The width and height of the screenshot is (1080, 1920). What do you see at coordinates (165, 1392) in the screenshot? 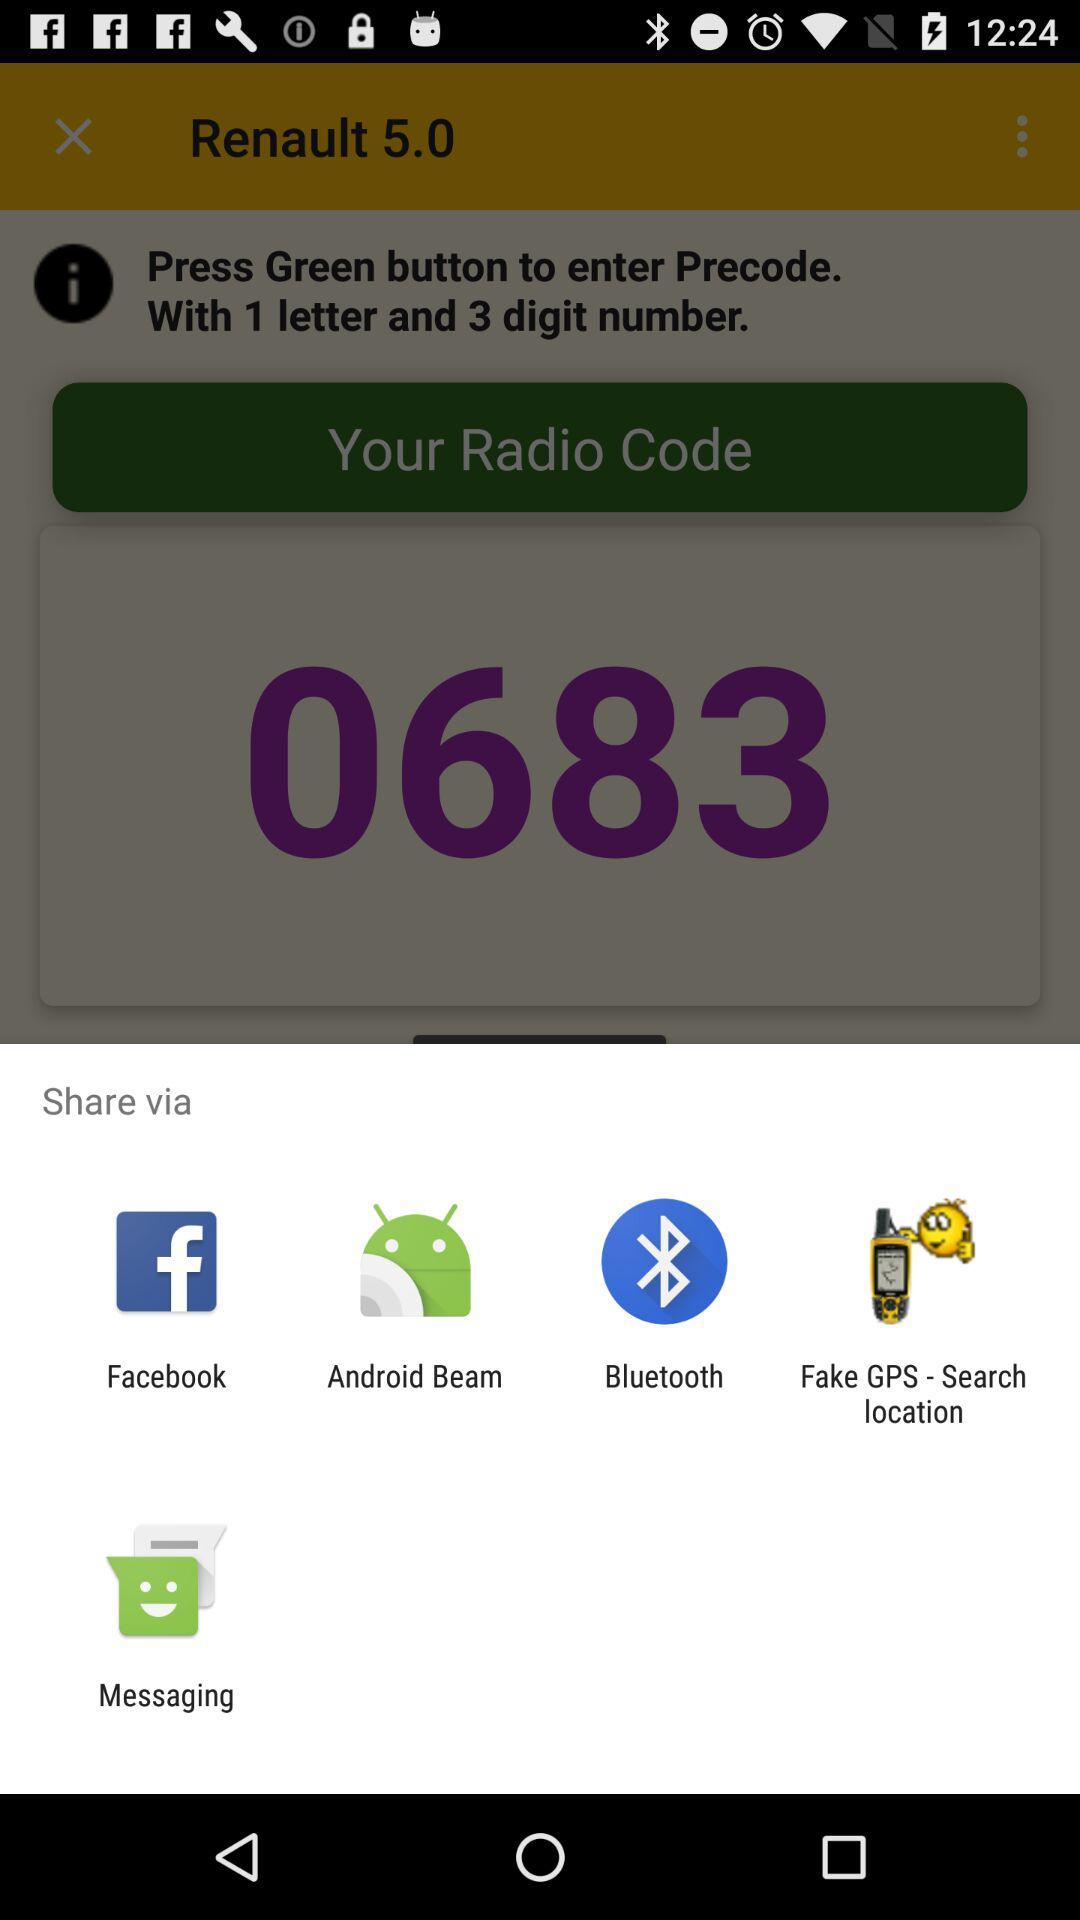
I see `facebook icon` at bounding box center [165, 1392].